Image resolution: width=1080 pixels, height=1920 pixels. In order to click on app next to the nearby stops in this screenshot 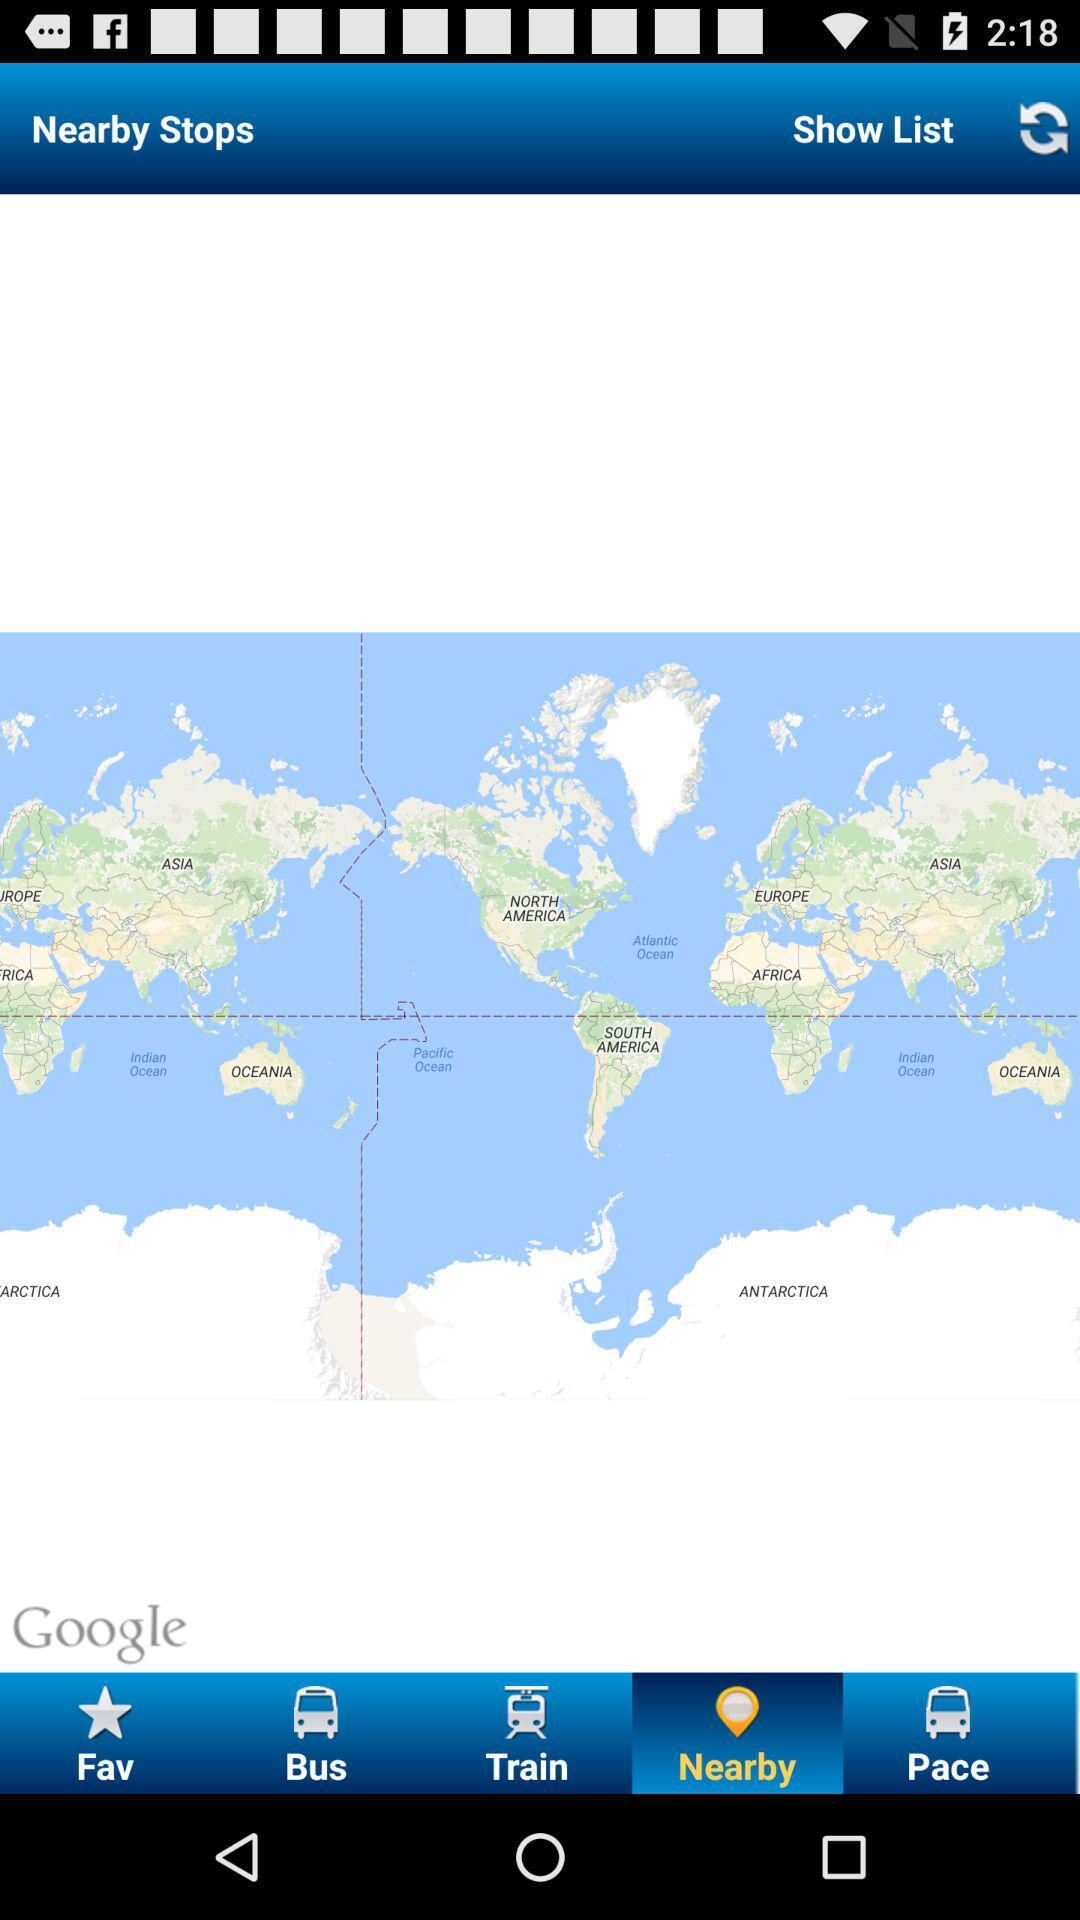, I will do `click(872, 127)`.